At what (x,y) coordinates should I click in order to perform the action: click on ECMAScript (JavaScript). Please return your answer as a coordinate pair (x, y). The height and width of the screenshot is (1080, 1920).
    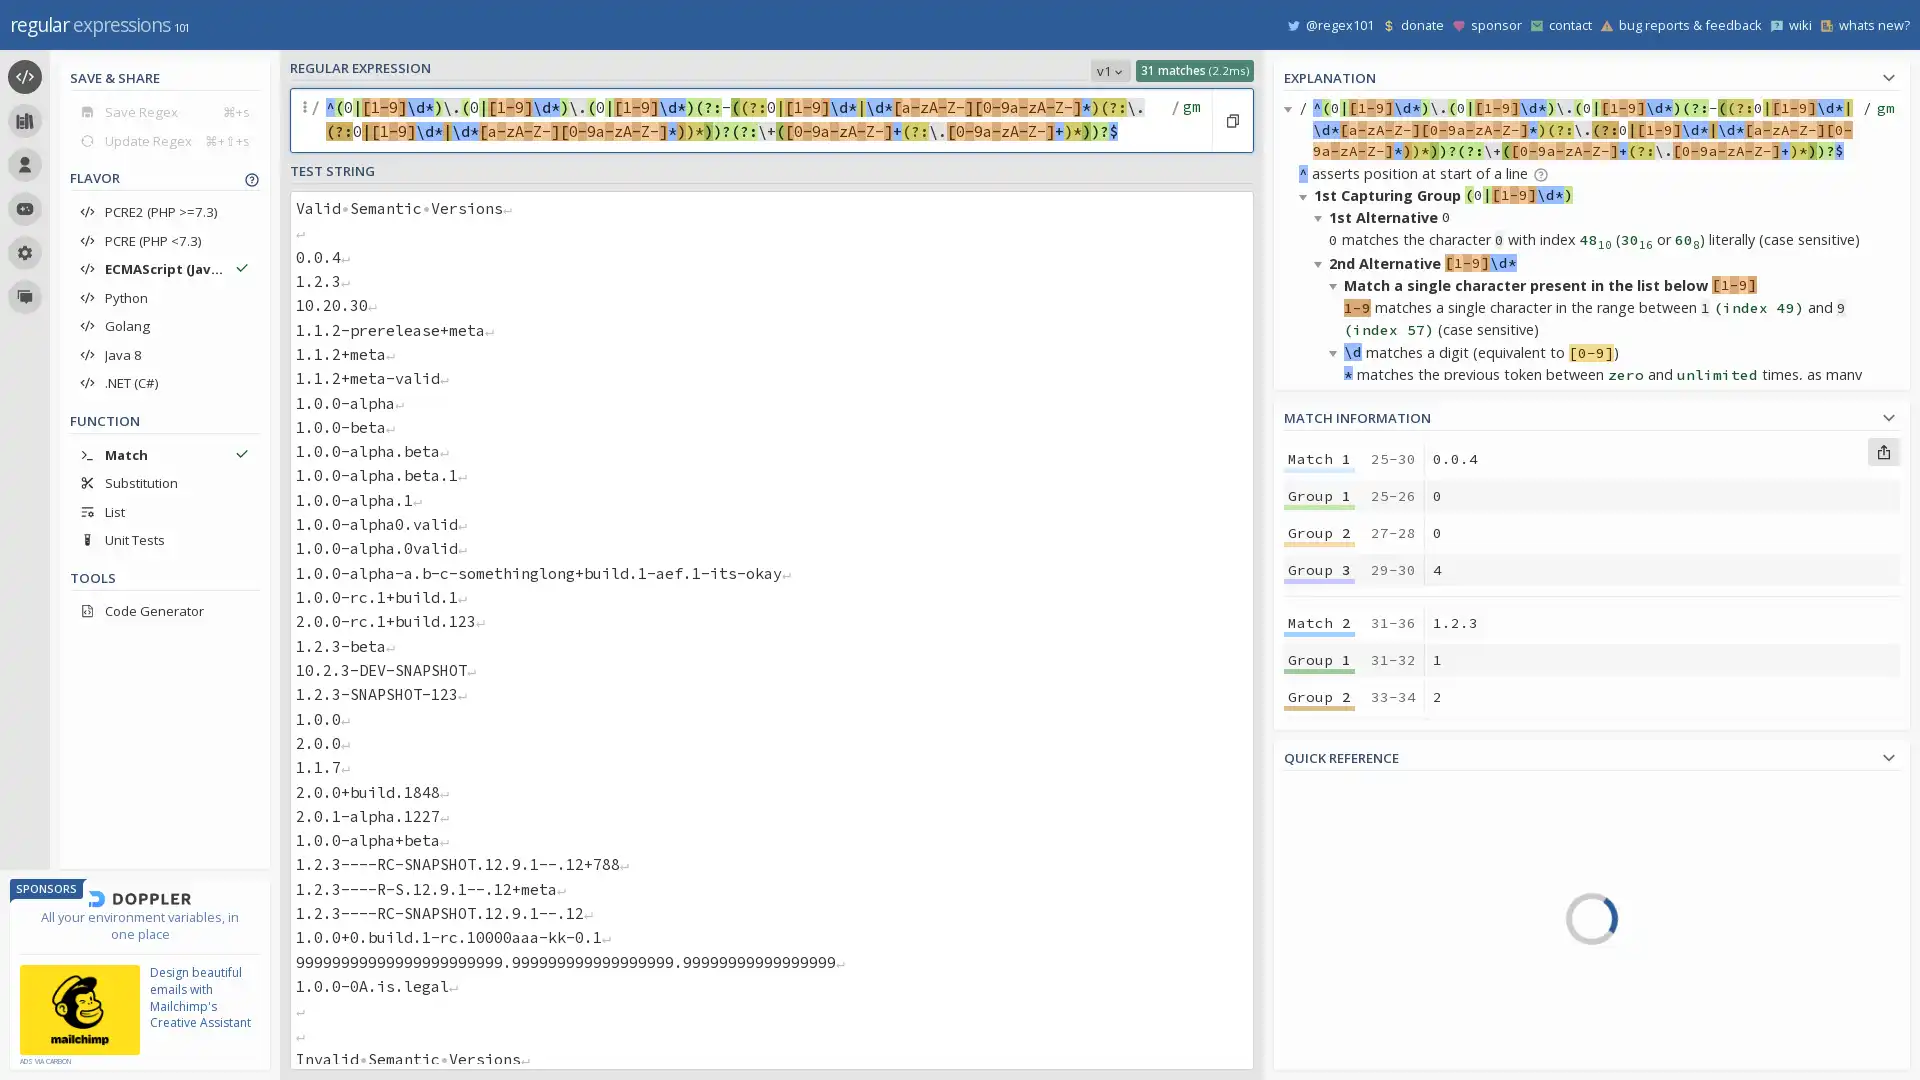
    Looking at the image, I should click on (164, 268).